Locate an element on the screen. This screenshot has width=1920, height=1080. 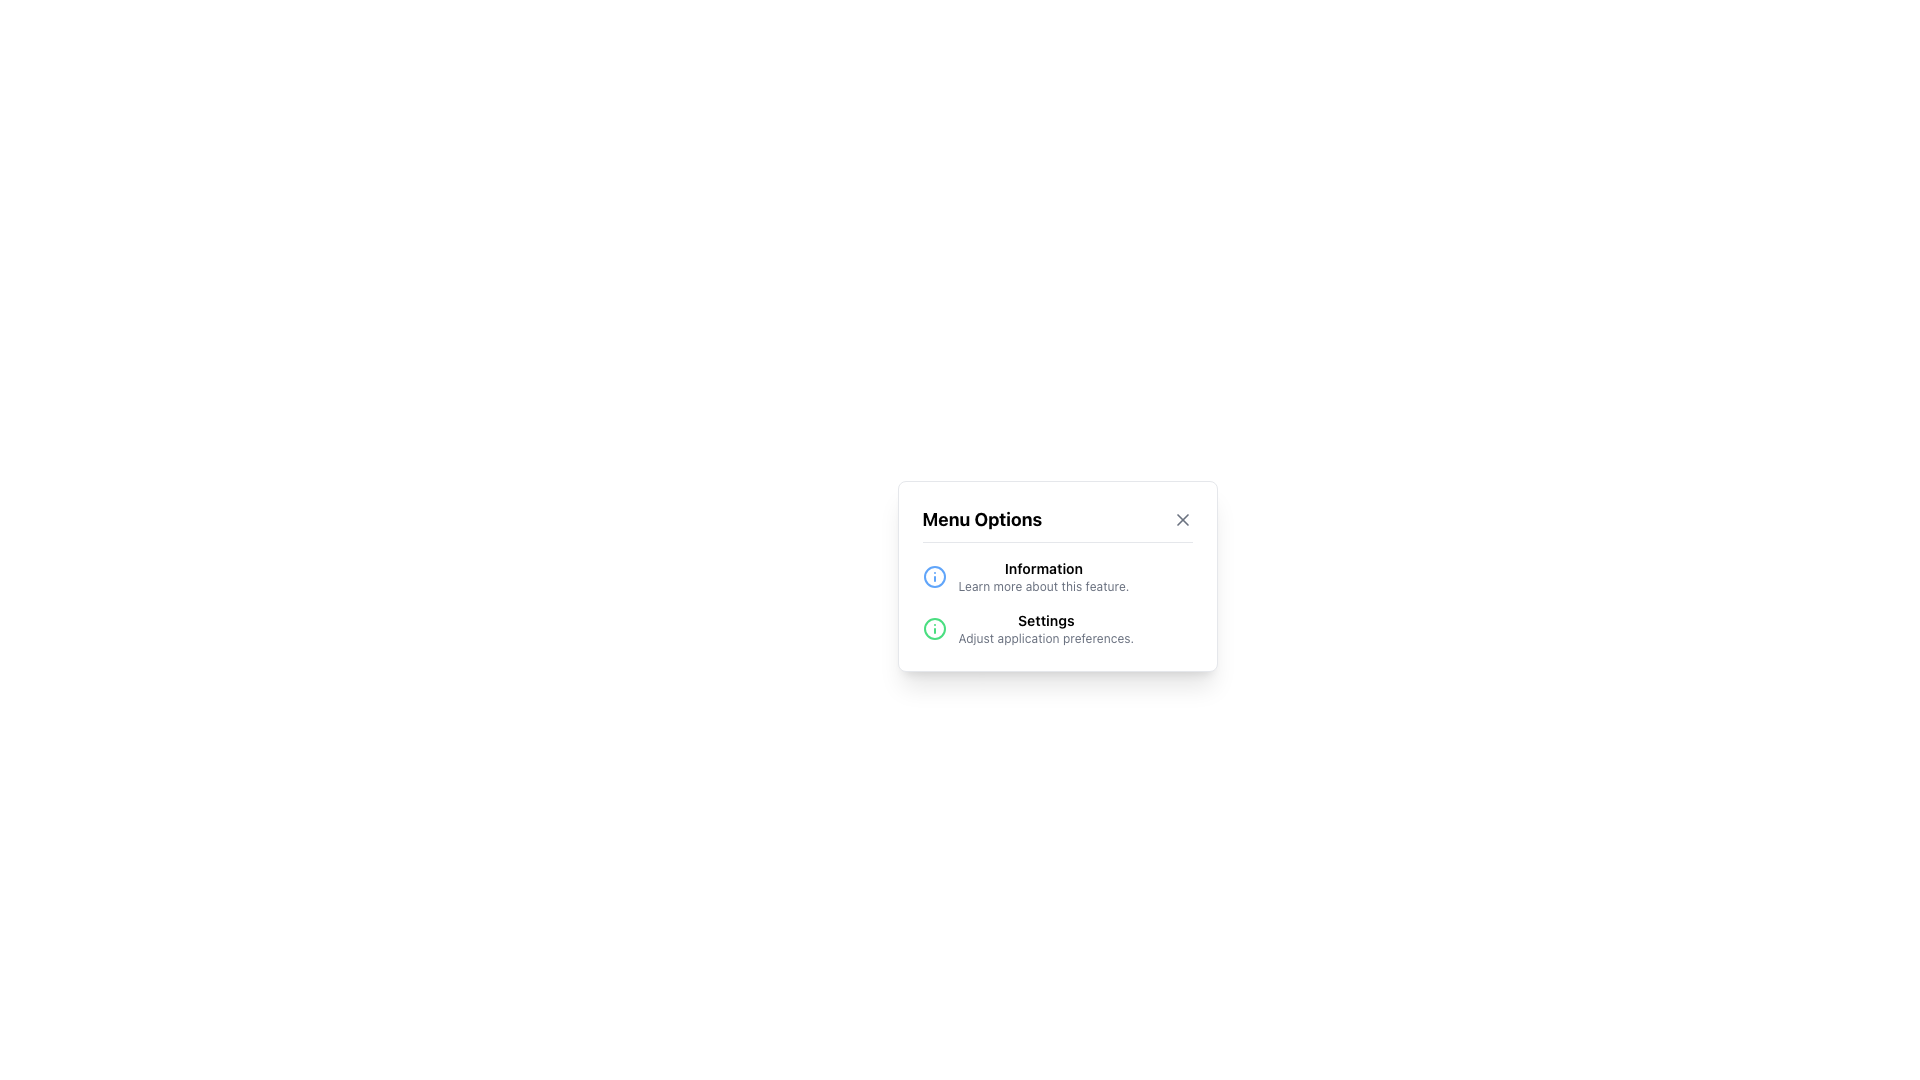
the circular outline icon with a soft blue tint located in the 'Menu Options' dialog is located at coordinates (933, 576).